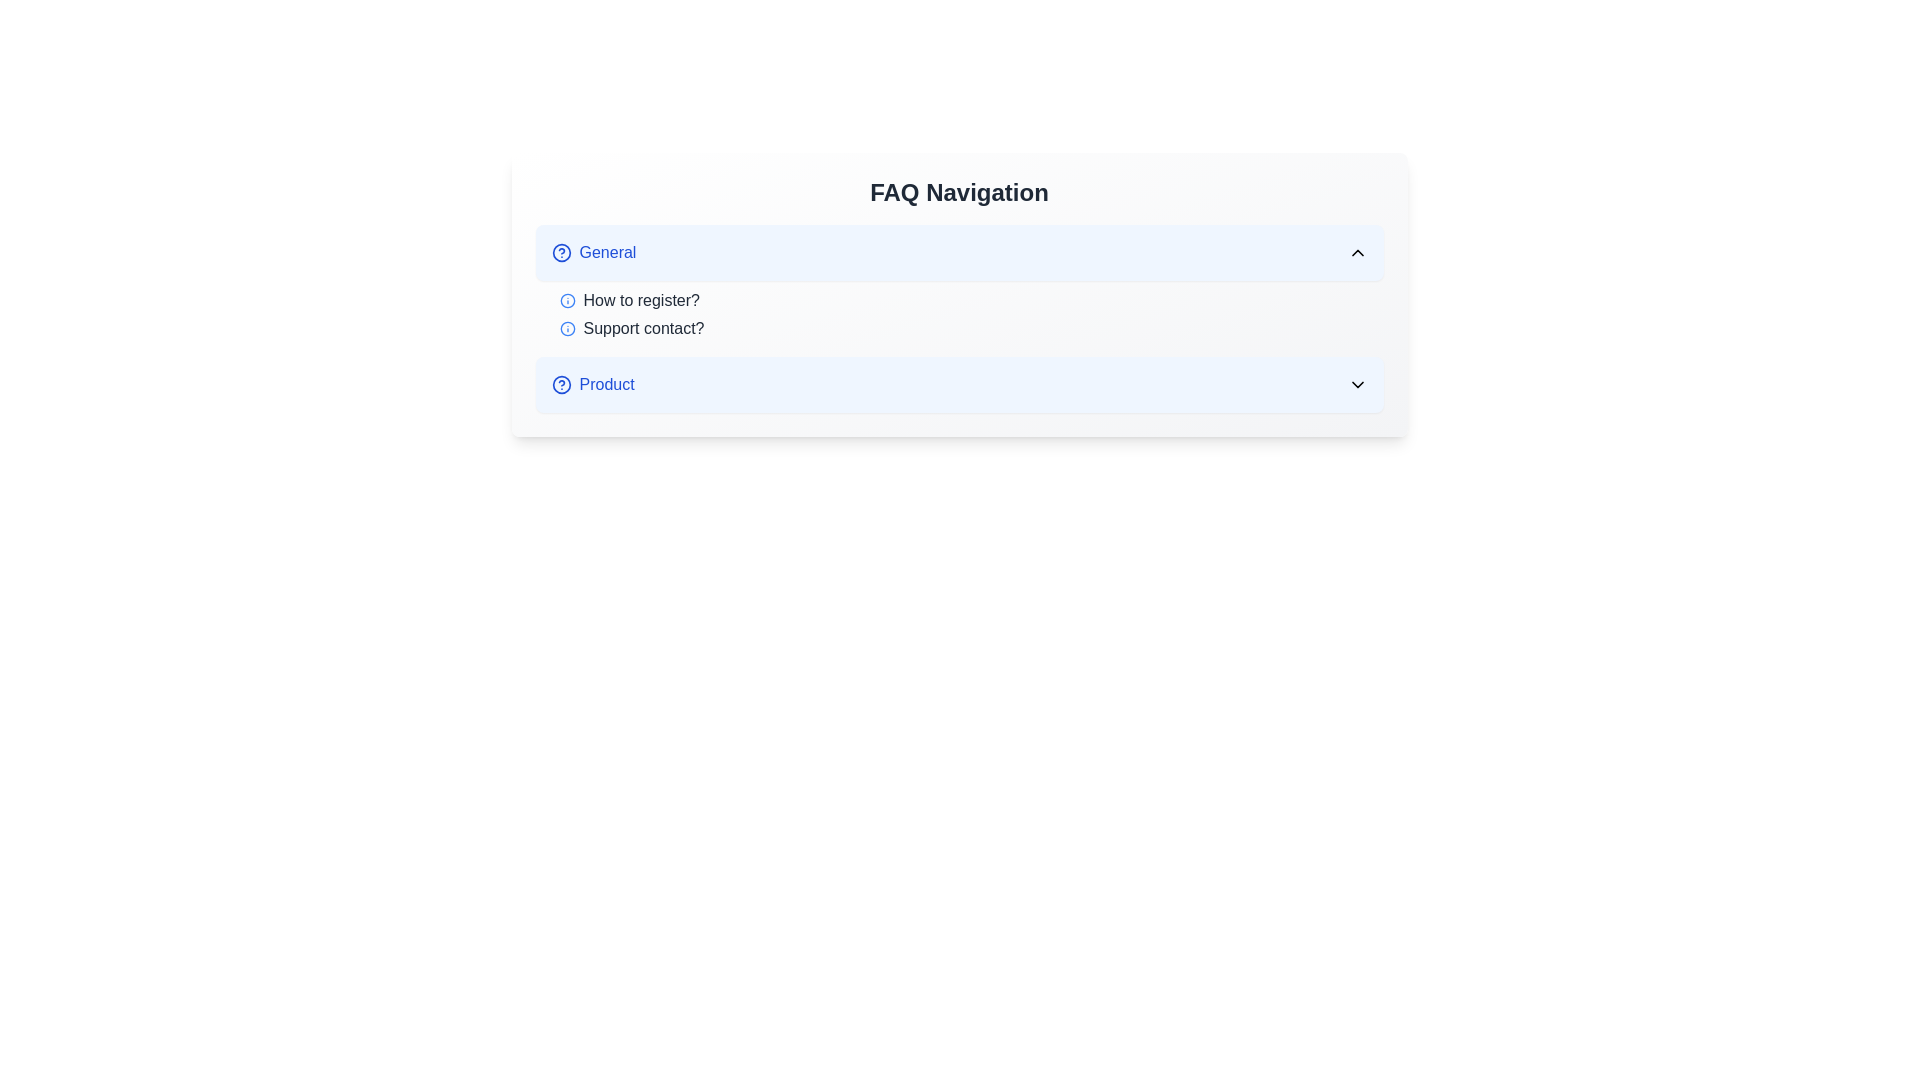 Image resolution: width=1920 pixels, height=1080 pixels. Describe the element at coordinates (641, 300) in the screenshot. I see `the text hyperlink labeled 'How to register?' located in the FAQ navigation interface, positioned to the right of a small blue question mark icon` at that location.